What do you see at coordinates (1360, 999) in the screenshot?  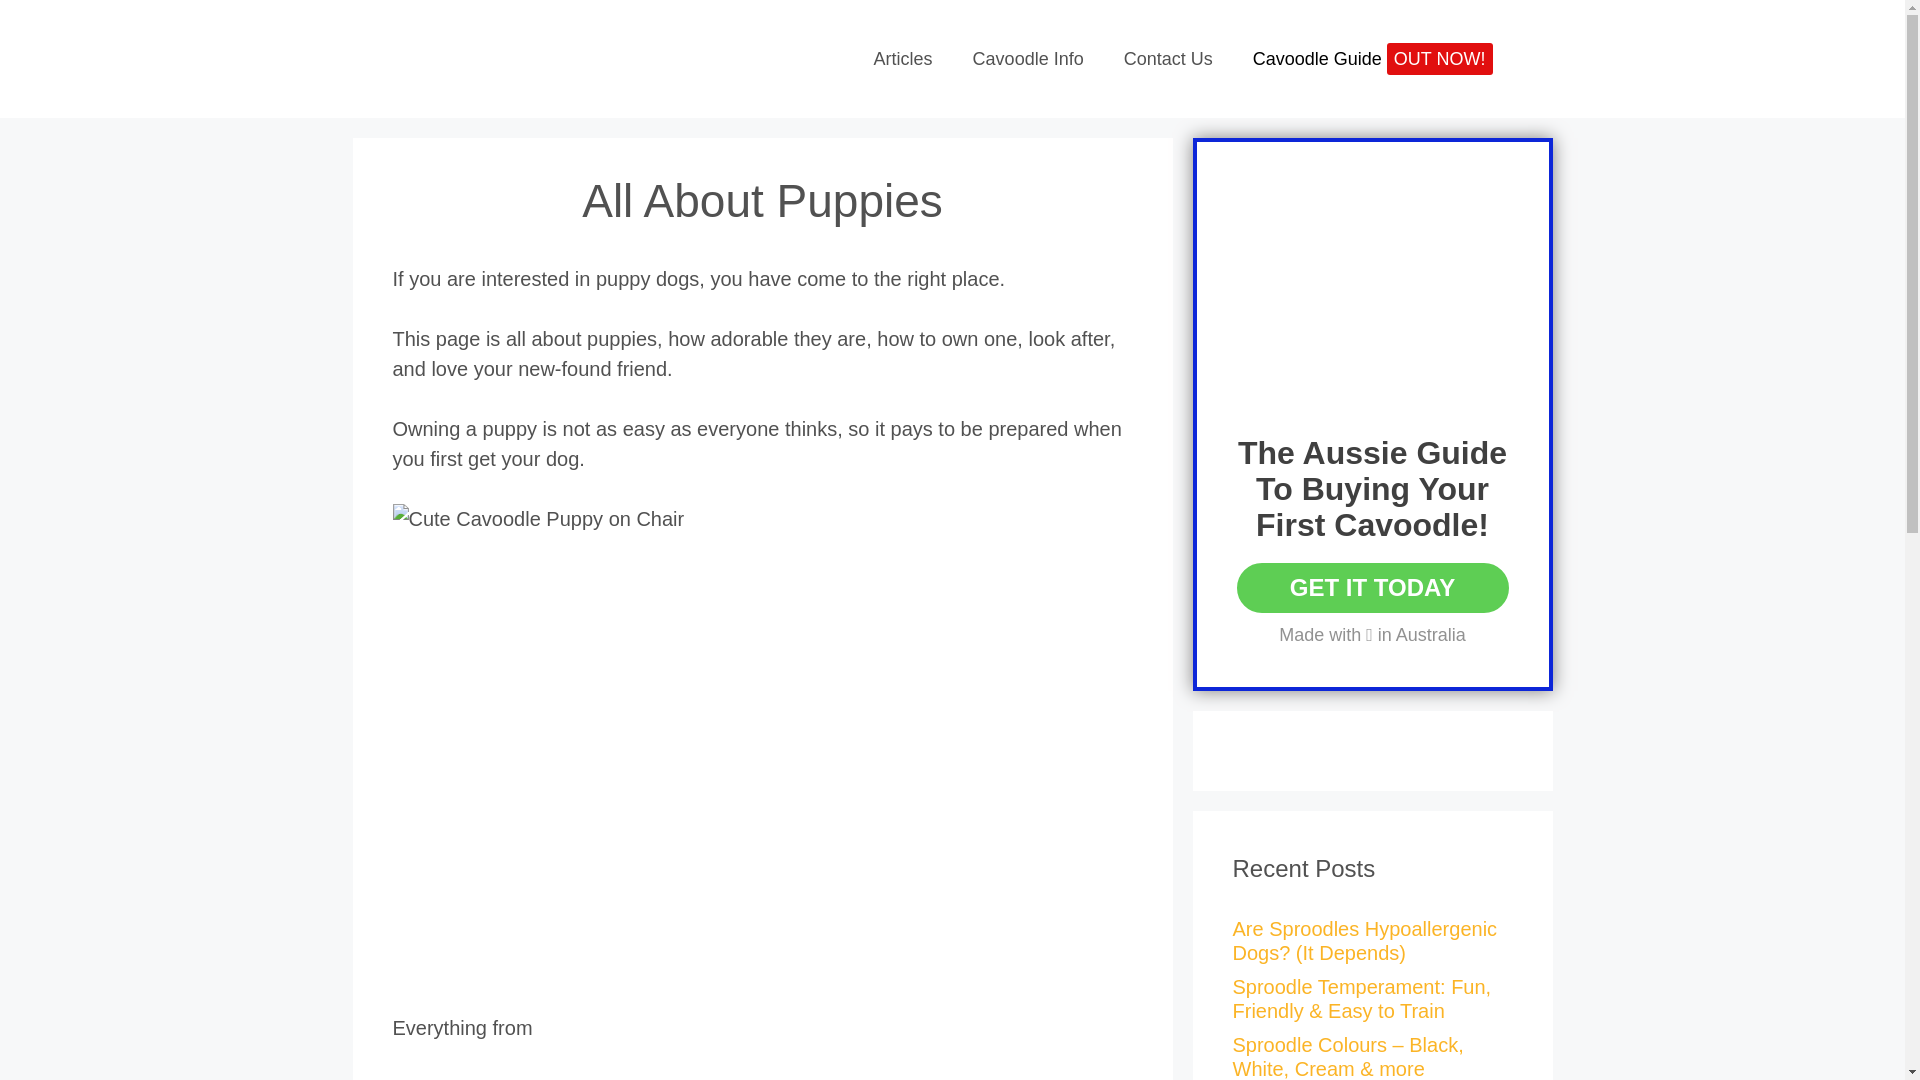 I see `'Sproodle Temperament: Fun, Friendly & Easy to Train'` at bounding box center [1360, 999].